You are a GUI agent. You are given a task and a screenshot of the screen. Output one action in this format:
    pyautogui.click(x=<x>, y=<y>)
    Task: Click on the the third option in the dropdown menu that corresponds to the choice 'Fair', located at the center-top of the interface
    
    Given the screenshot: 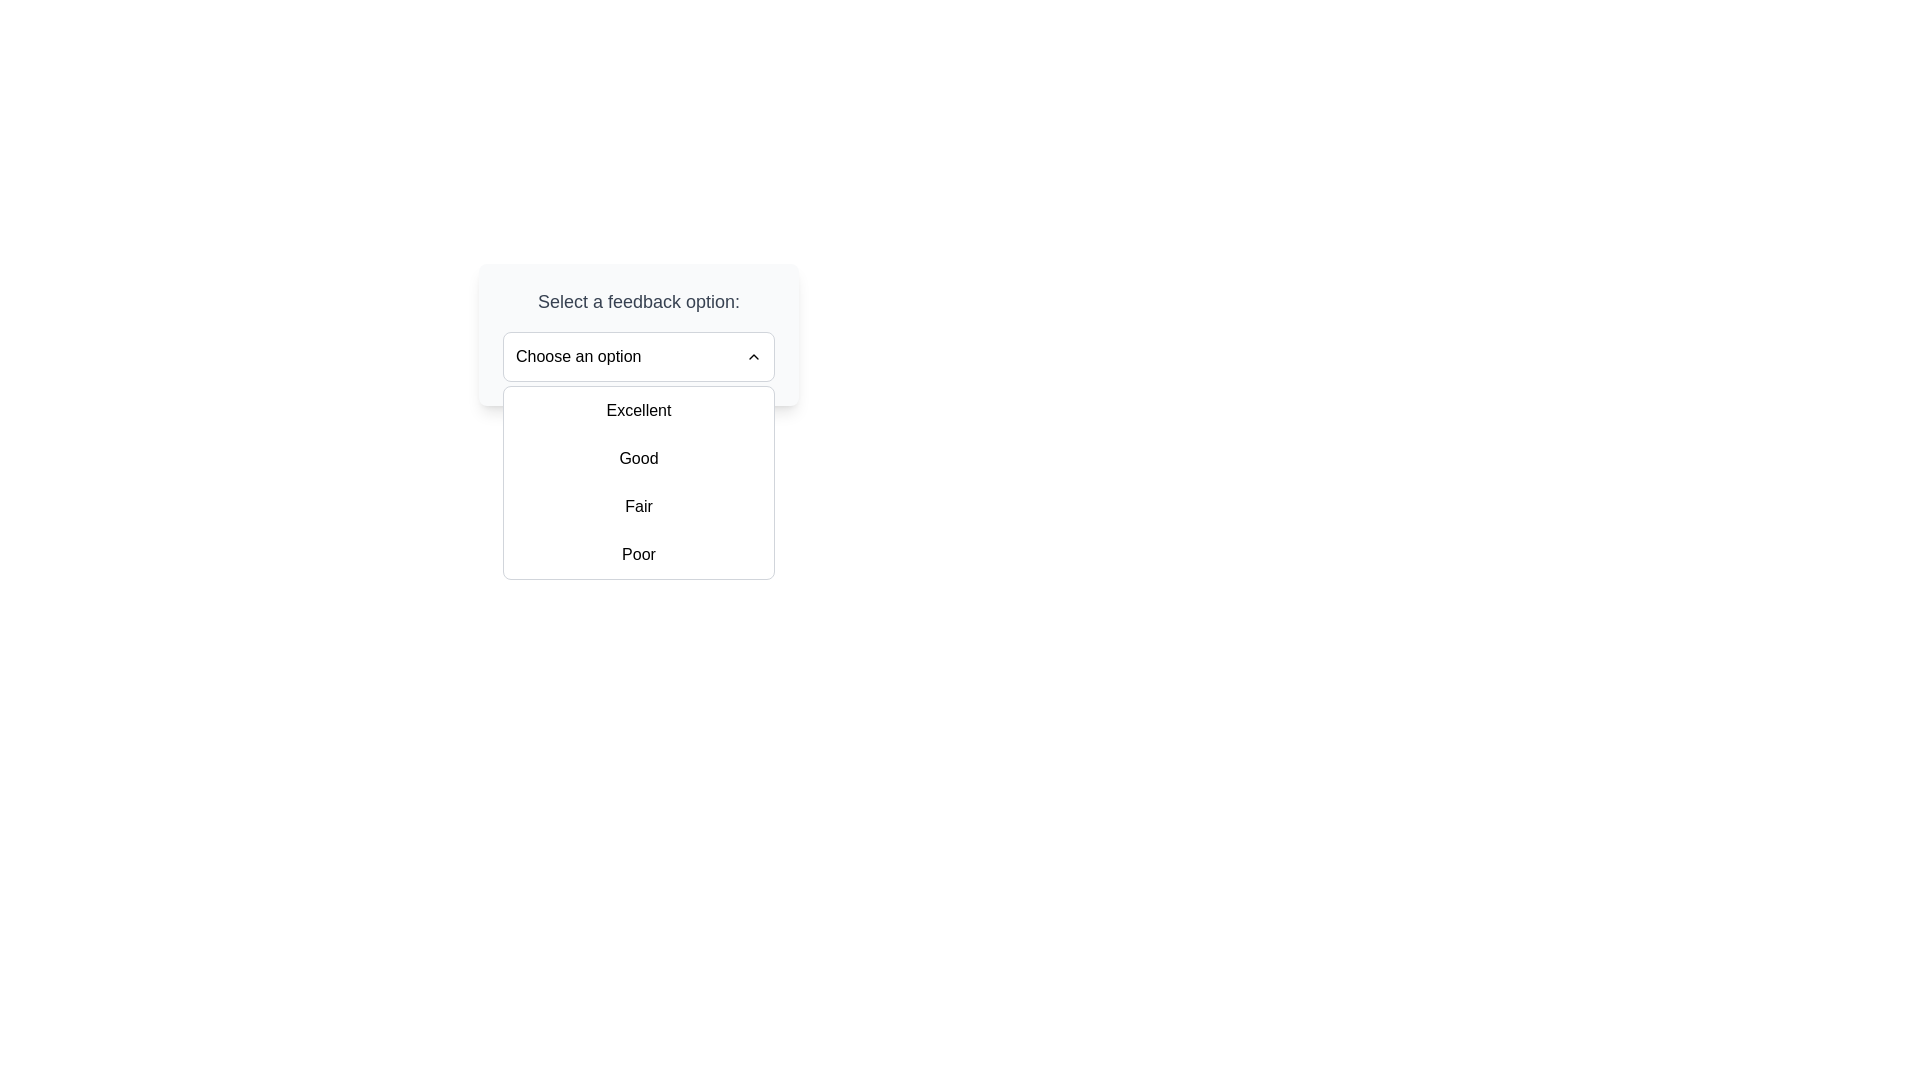 What is the action you would take?
    pyautogui.click(x=637, y=505)
    